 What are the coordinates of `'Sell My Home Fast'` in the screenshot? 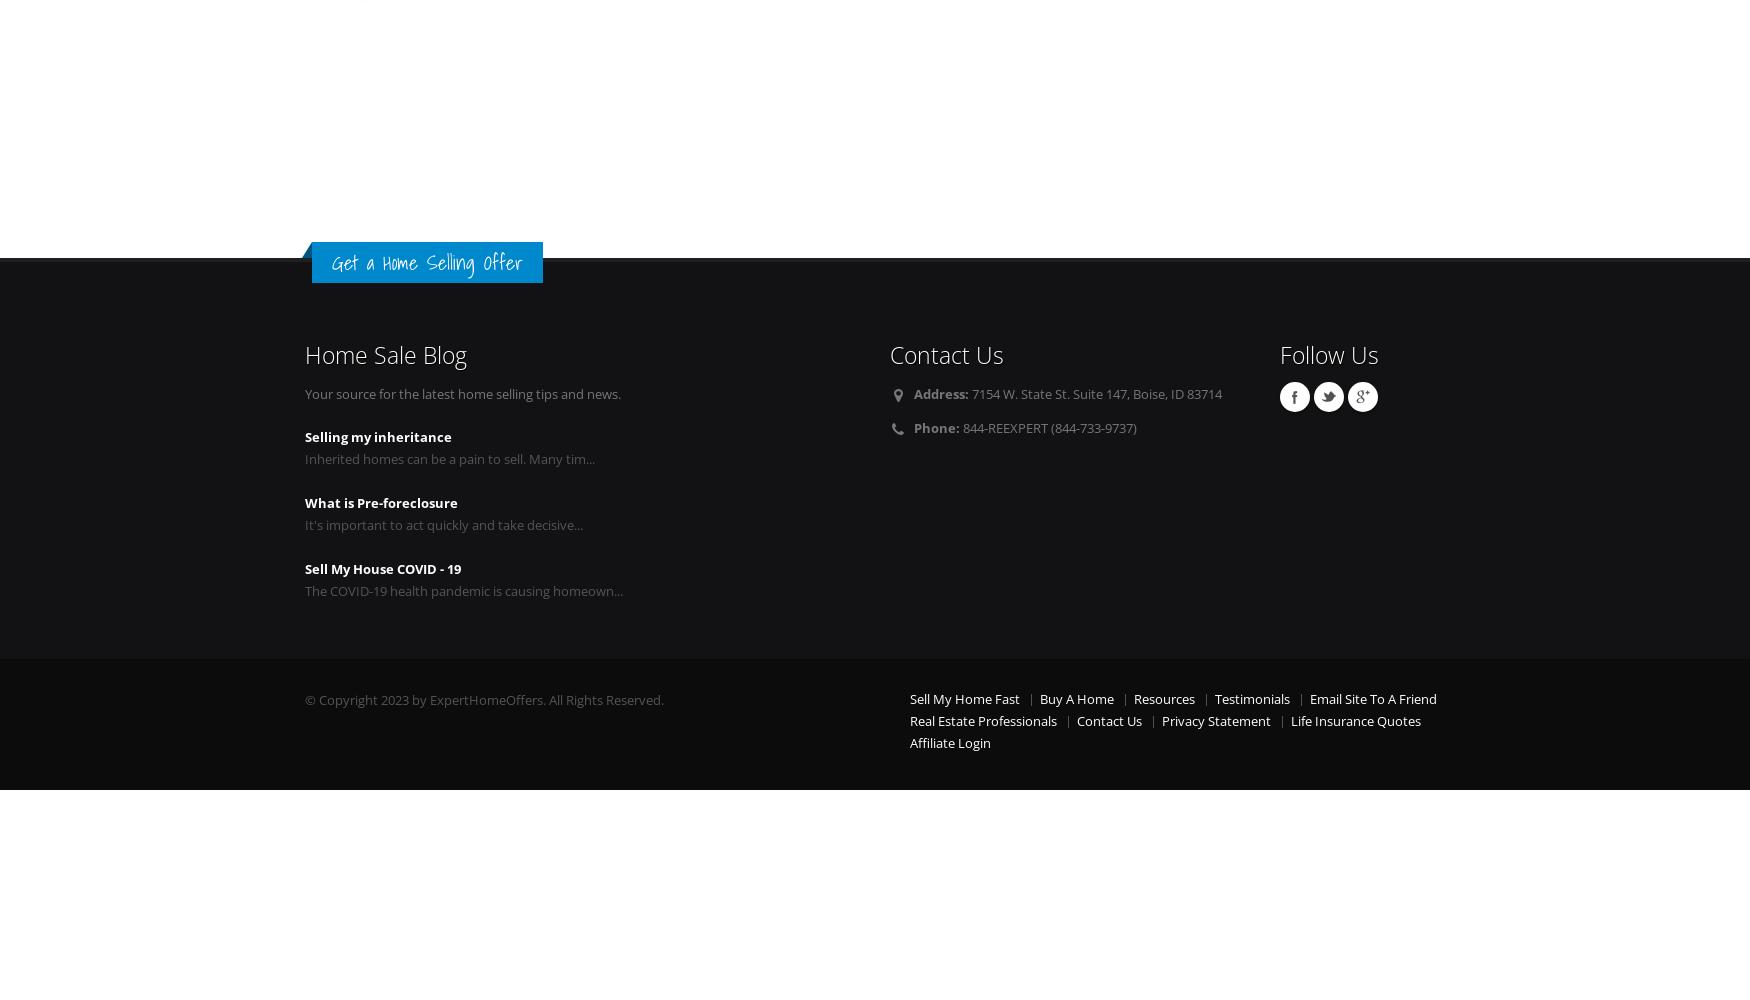 It's located at (909, 698).